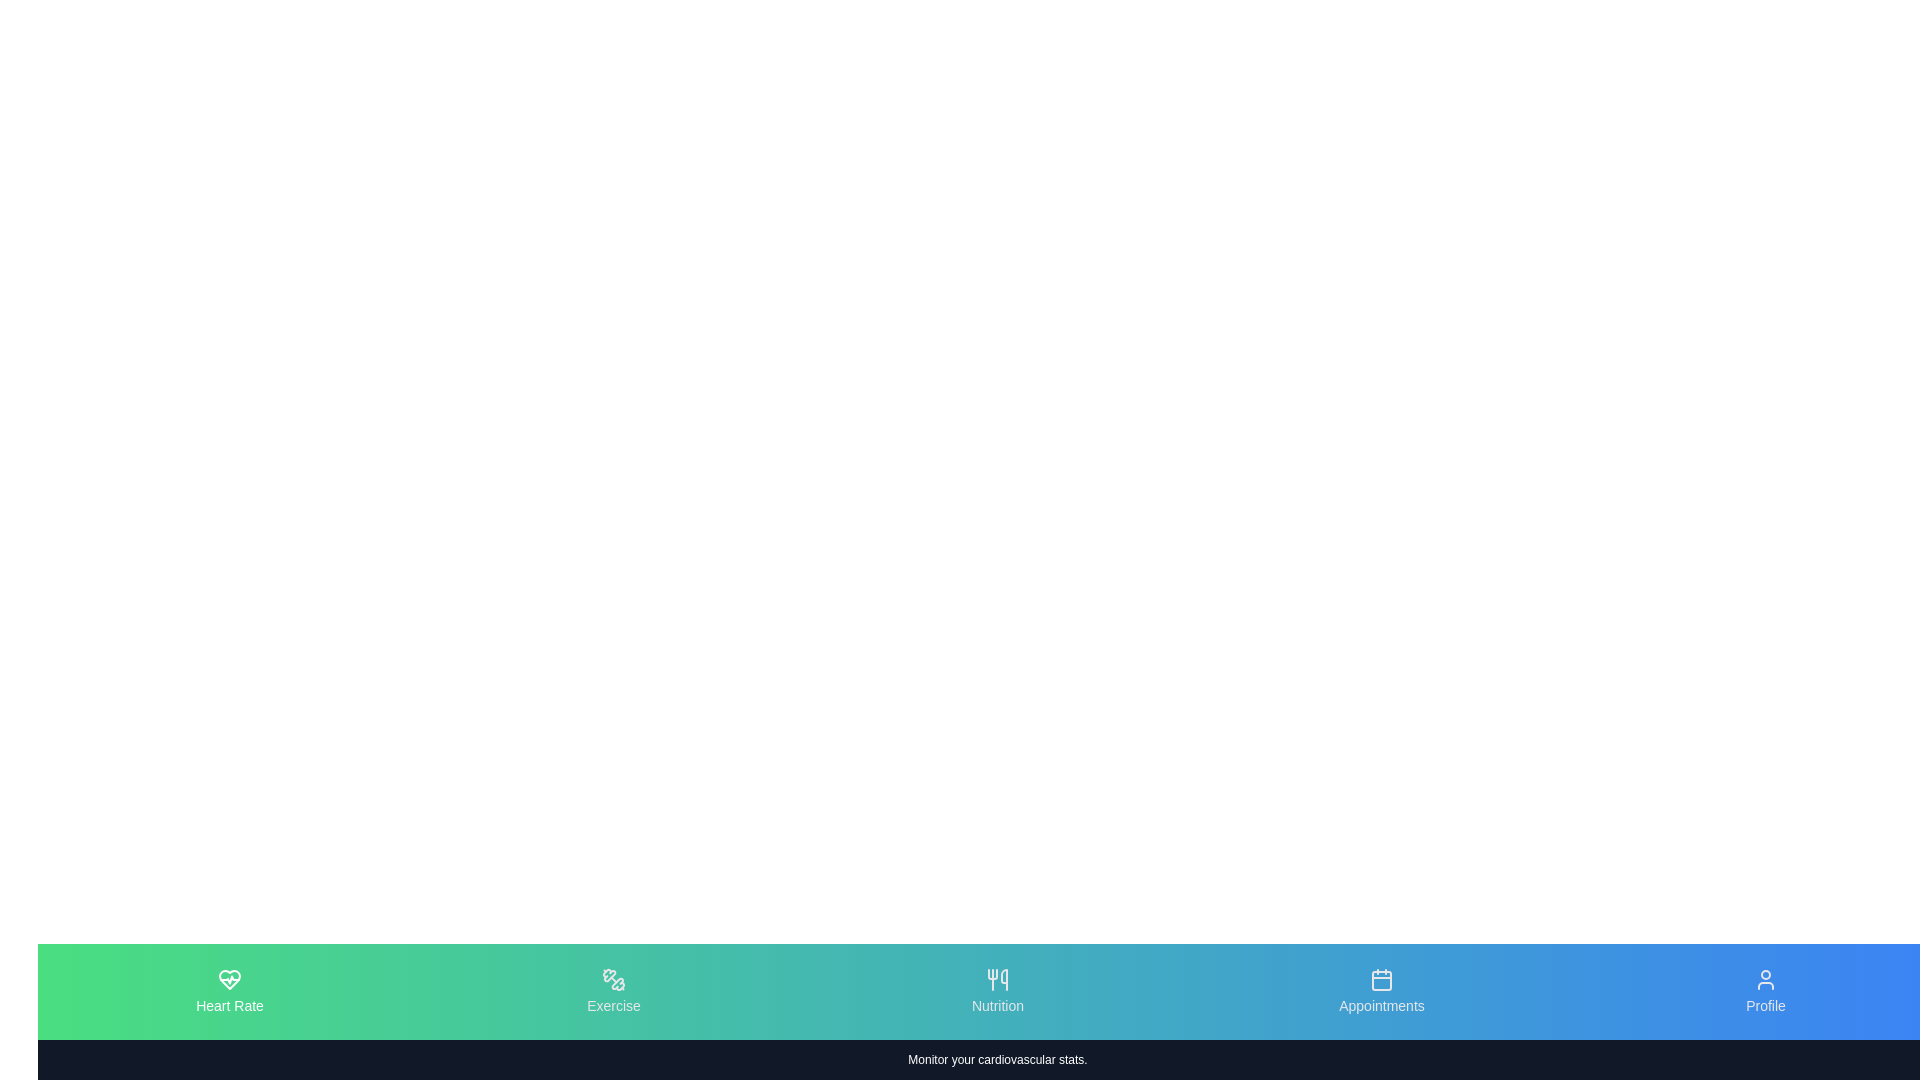  Describe the element at coordinates (613, 991) in the screenshot. I see `the tab icon labeled Exercise to observe the visual transition` at that location.